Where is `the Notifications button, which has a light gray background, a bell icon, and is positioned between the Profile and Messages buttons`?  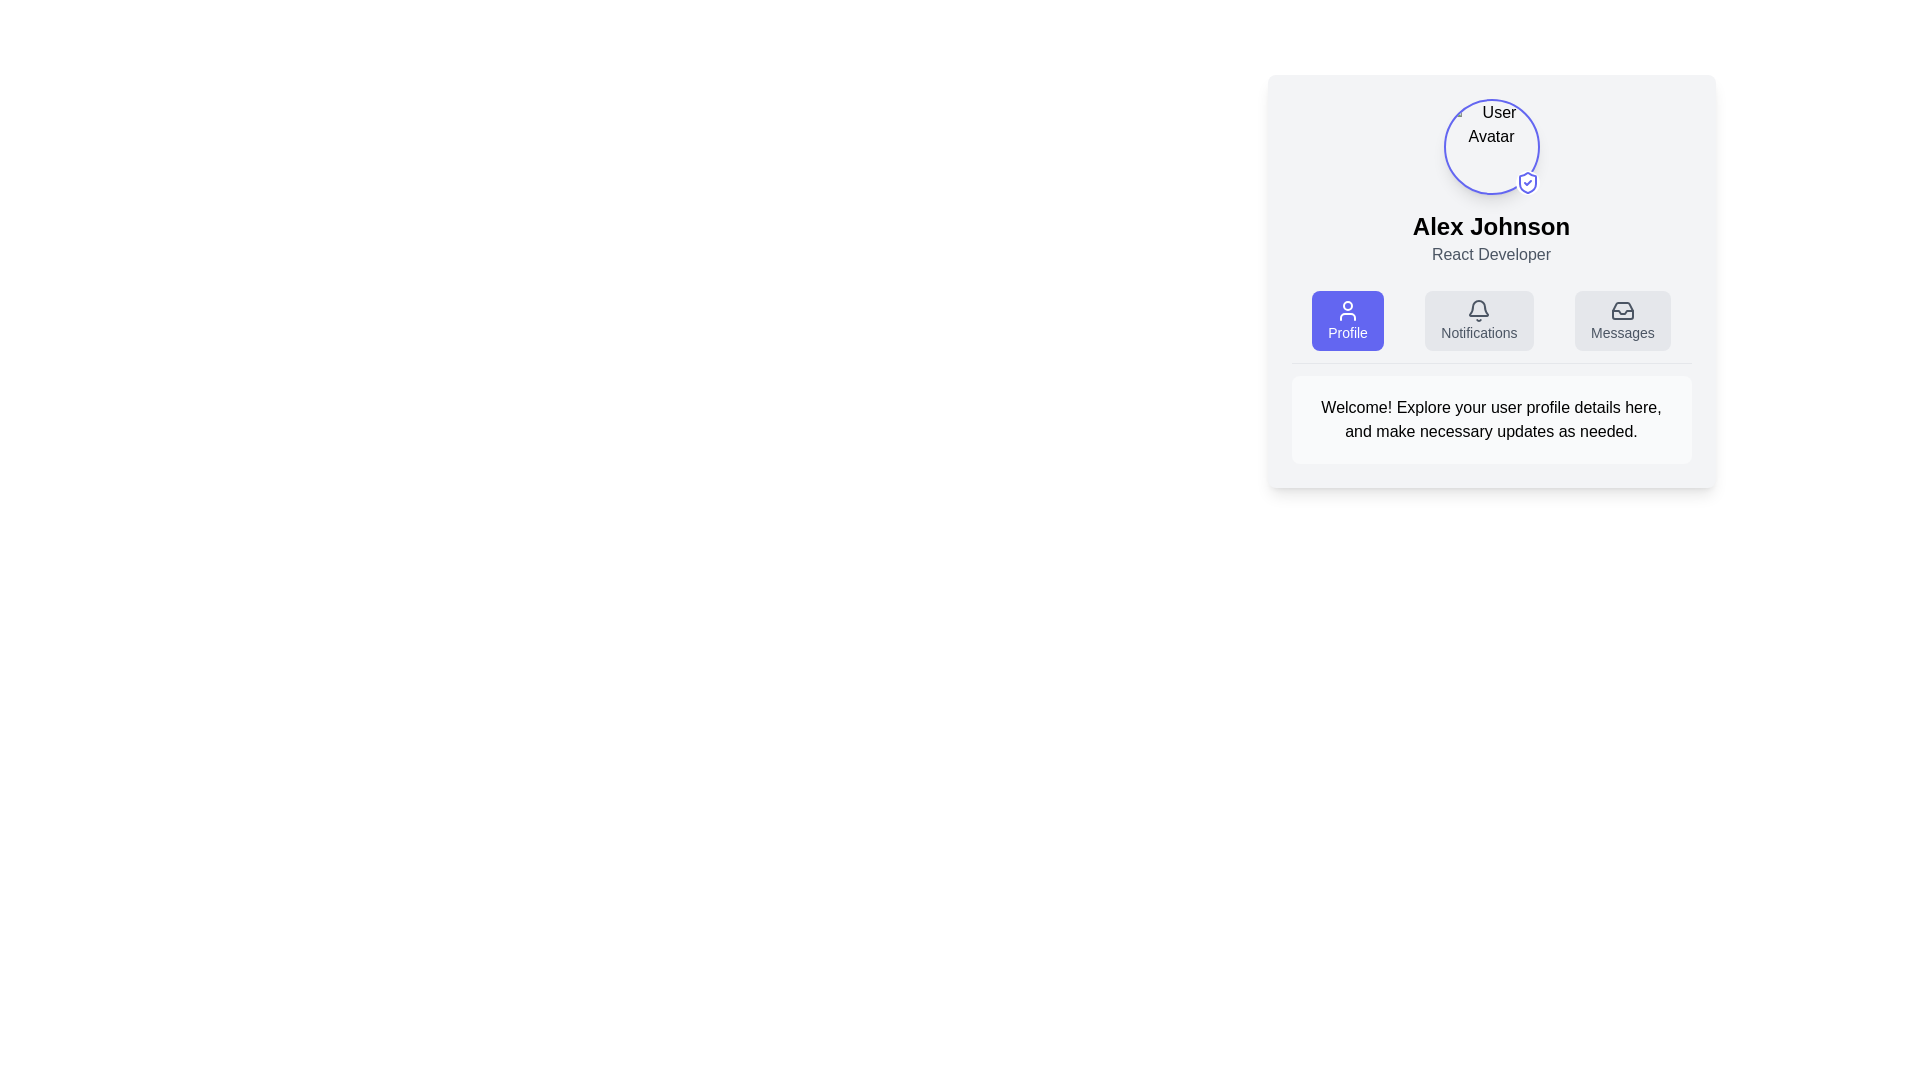
the Notifications button, which has a light gray background, a bell icon, and is positioned between the Profile and Messages buttons is located at coordinates (1478, 319).